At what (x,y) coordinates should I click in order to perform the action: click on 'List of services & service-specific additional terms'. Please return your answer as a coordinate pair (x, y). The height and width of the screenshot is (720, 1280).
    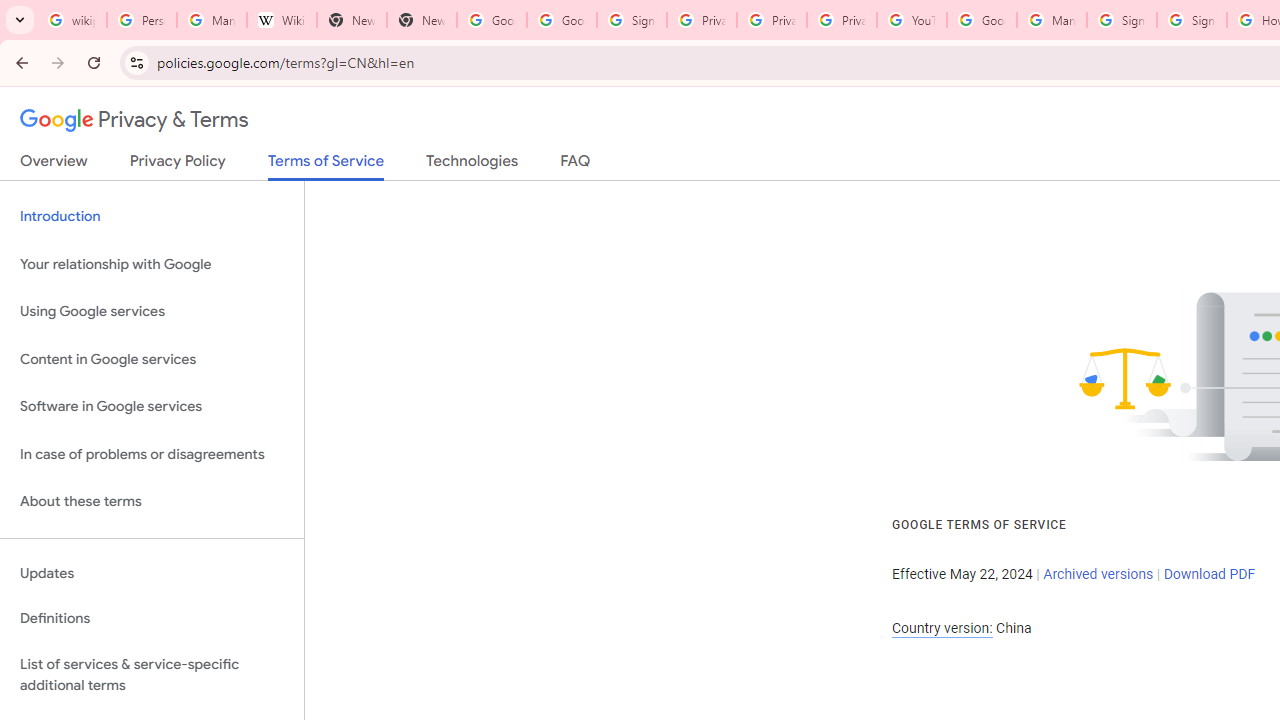
    Looking at the image, I should click on (151, 675).